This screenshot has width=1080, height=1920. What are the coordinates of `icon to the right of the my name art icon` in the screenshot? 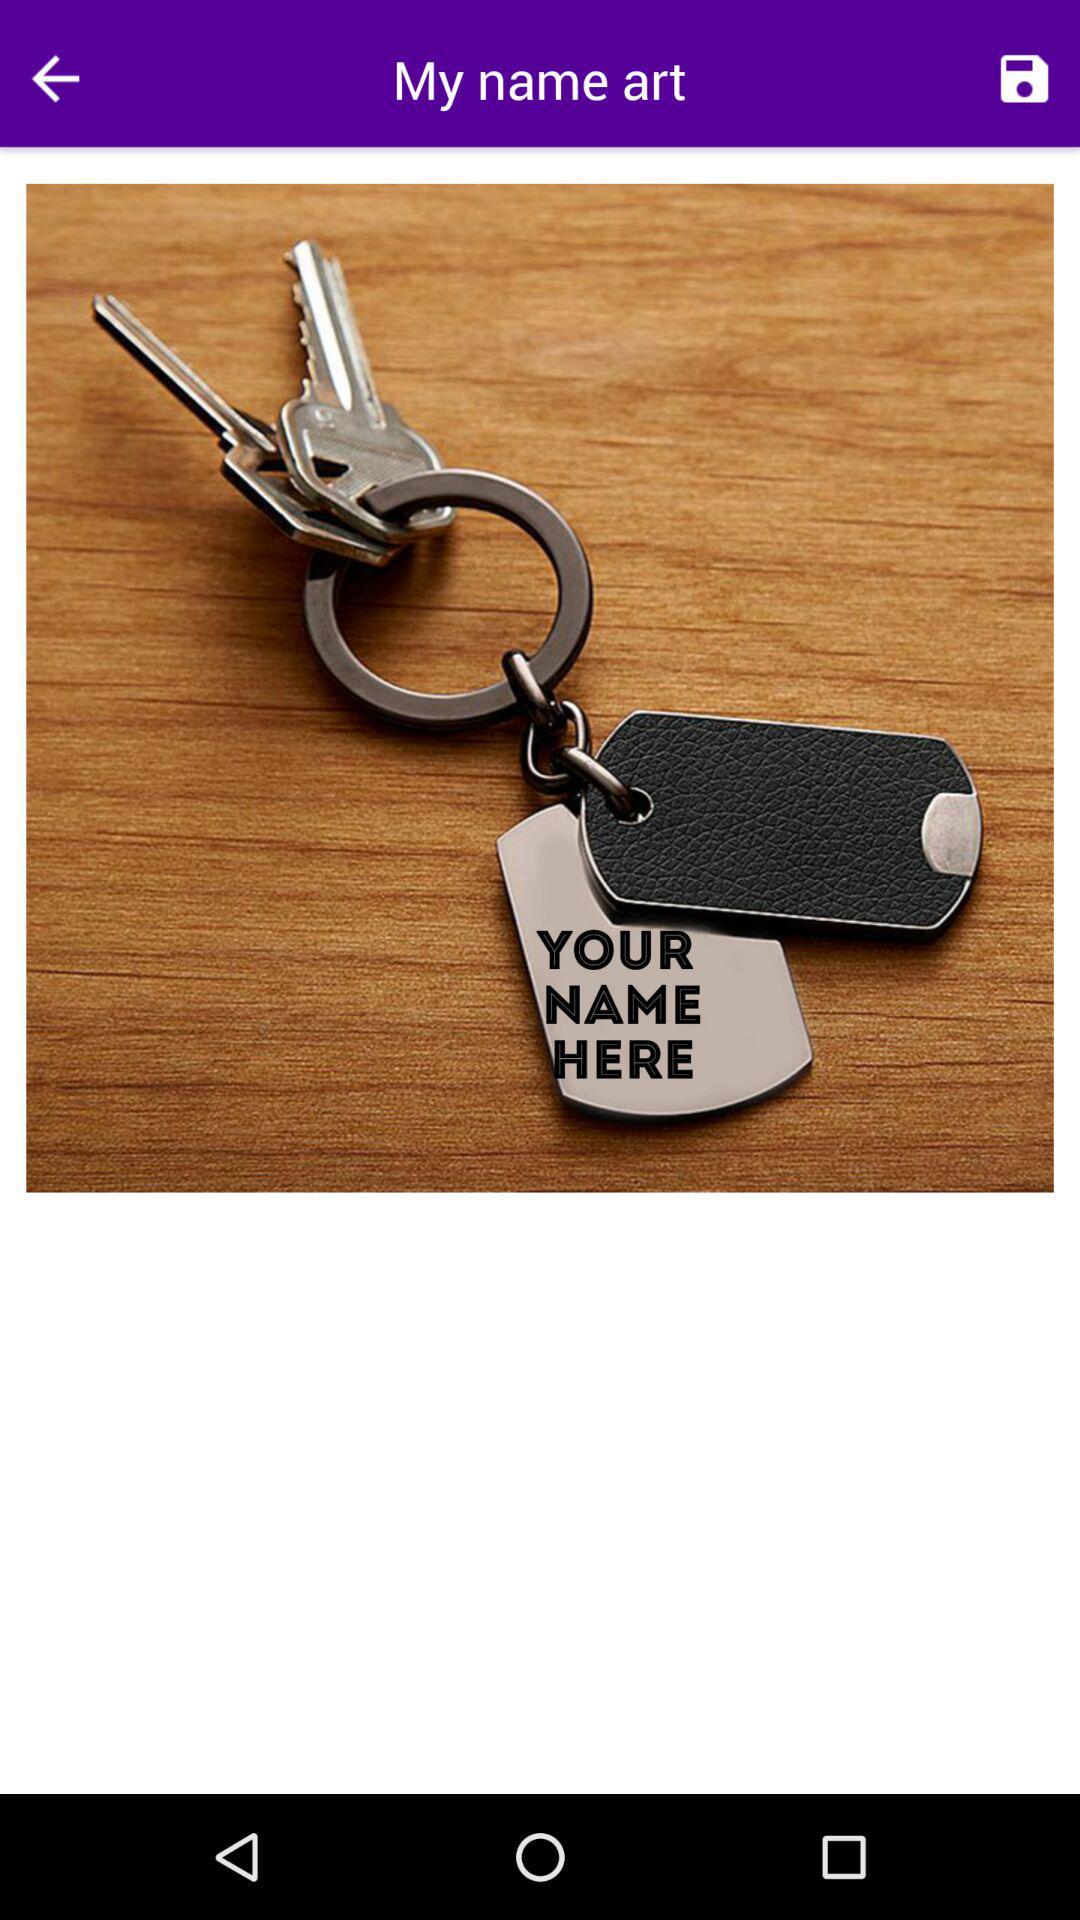 It's located at (1024, 78).